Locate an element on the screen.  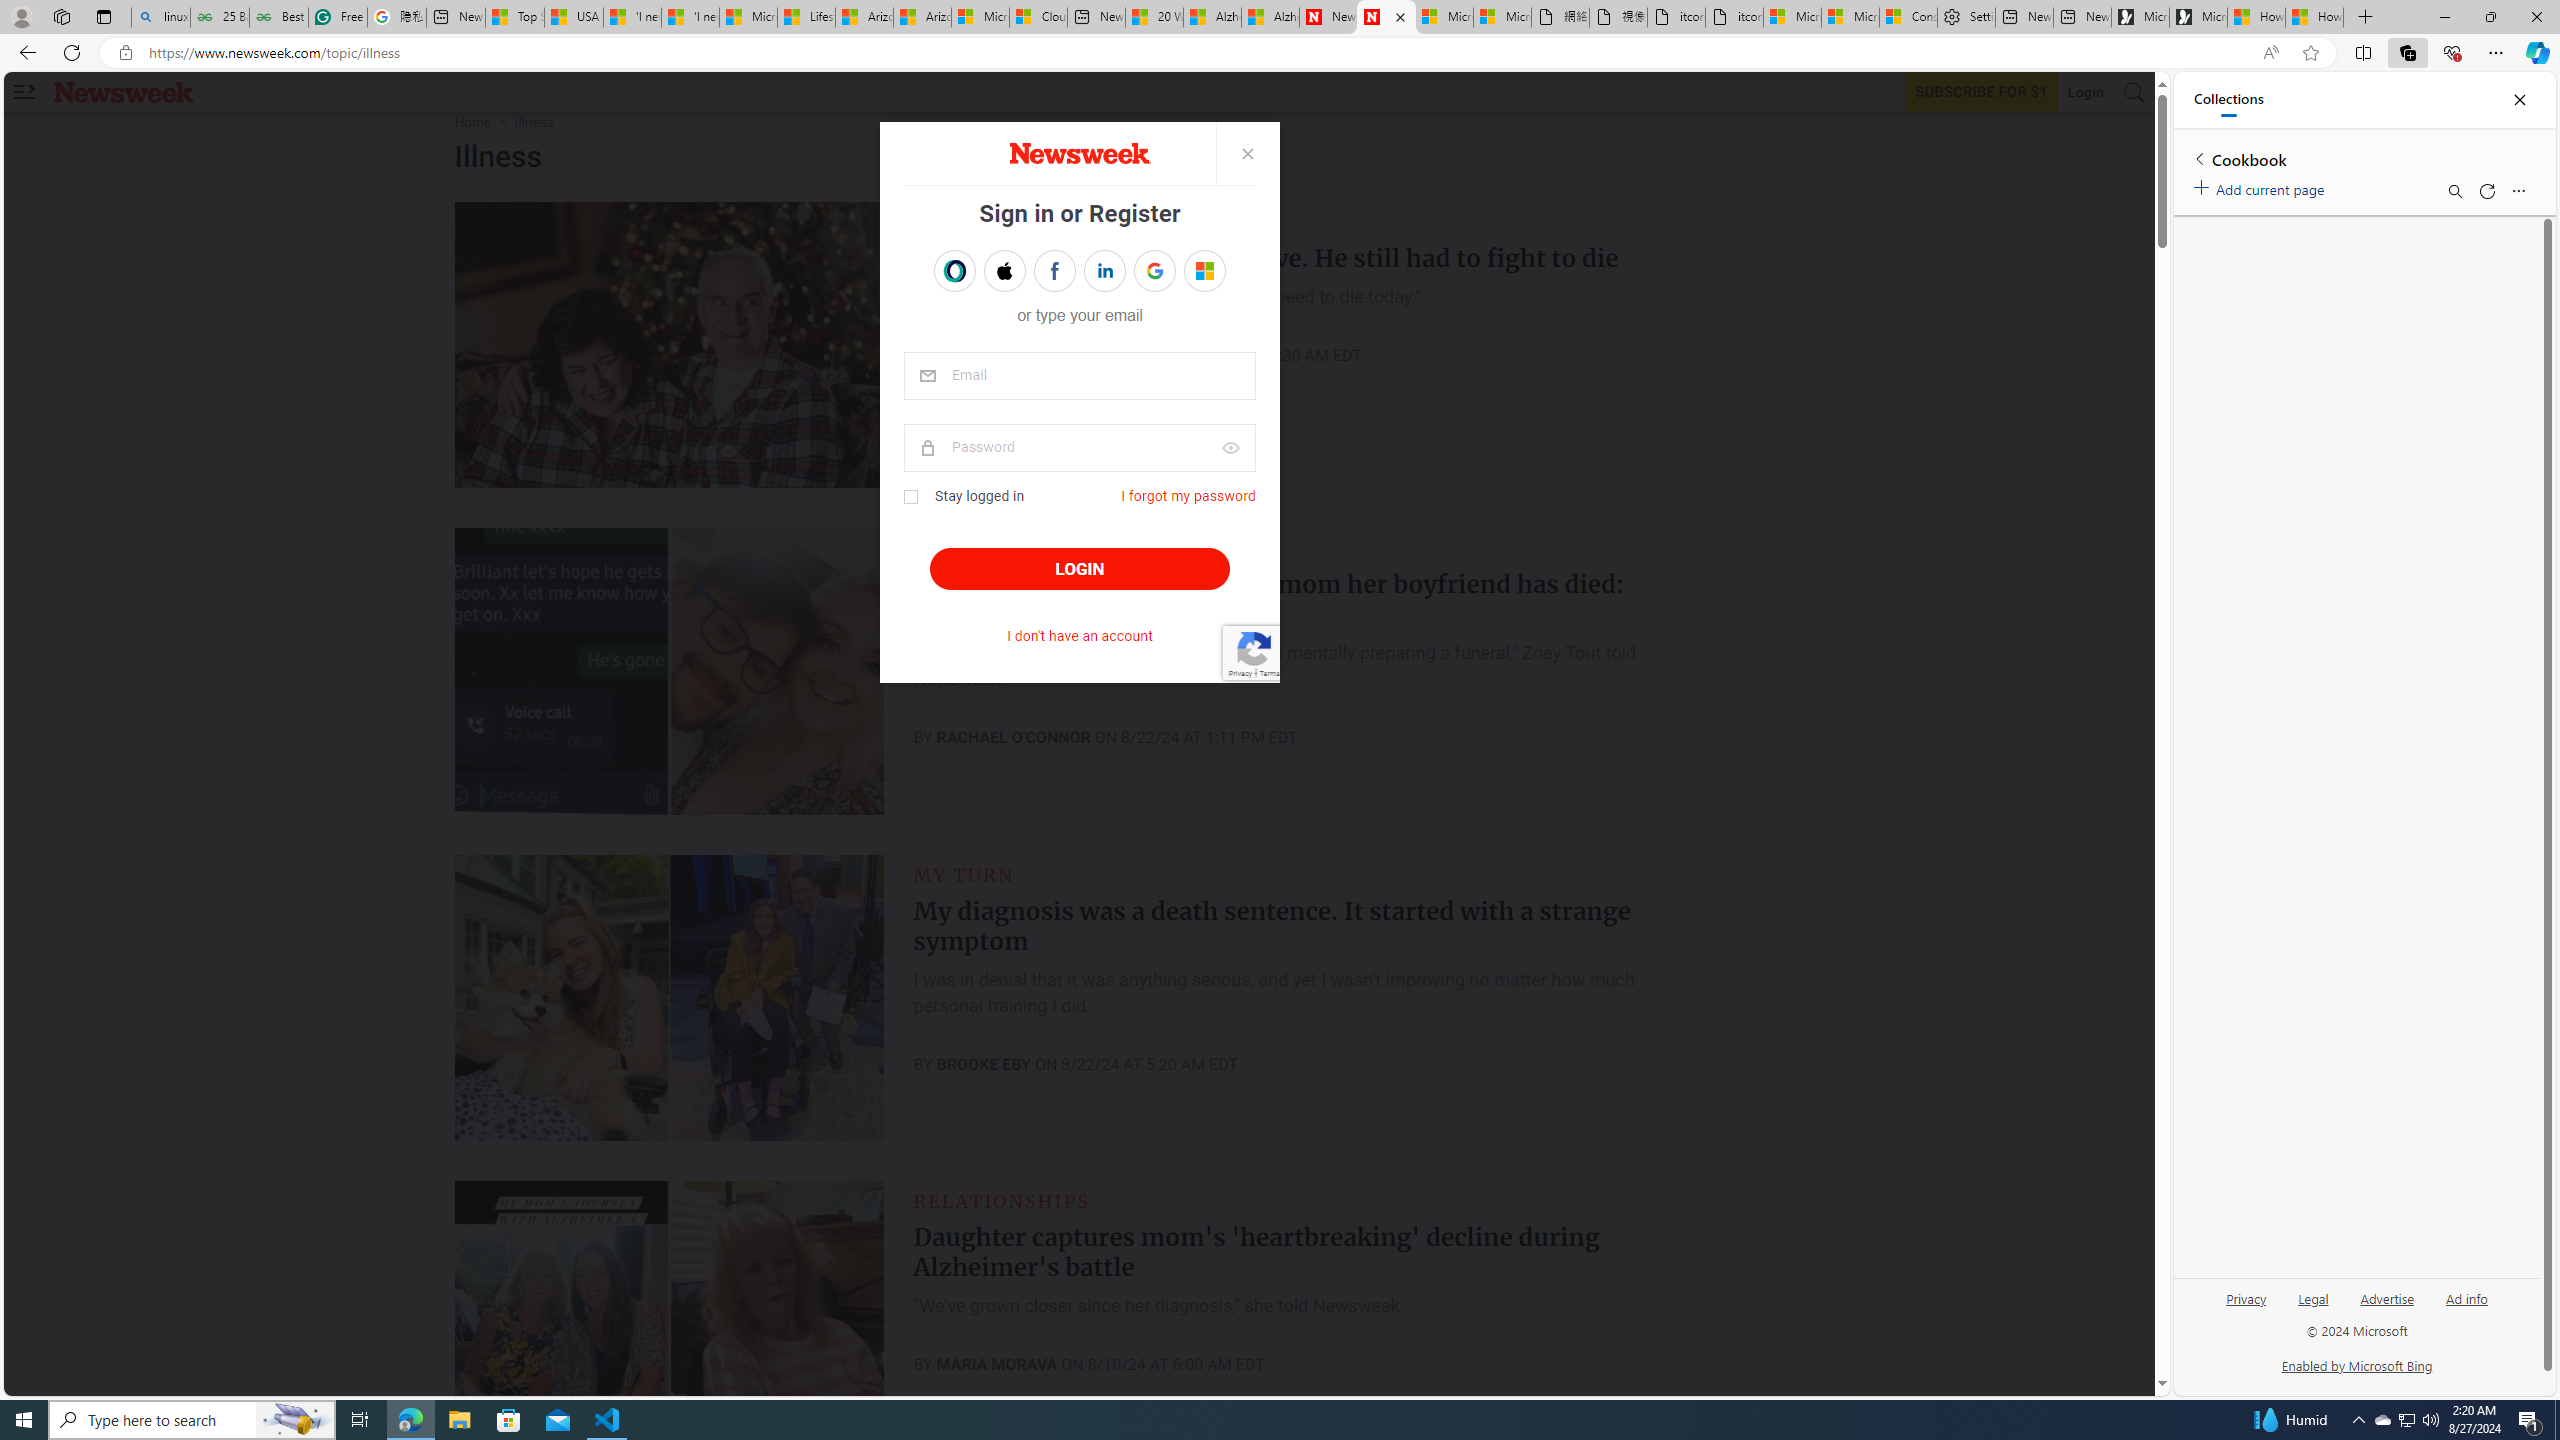
'Ad info' is located at coordinates (2466, 1305).